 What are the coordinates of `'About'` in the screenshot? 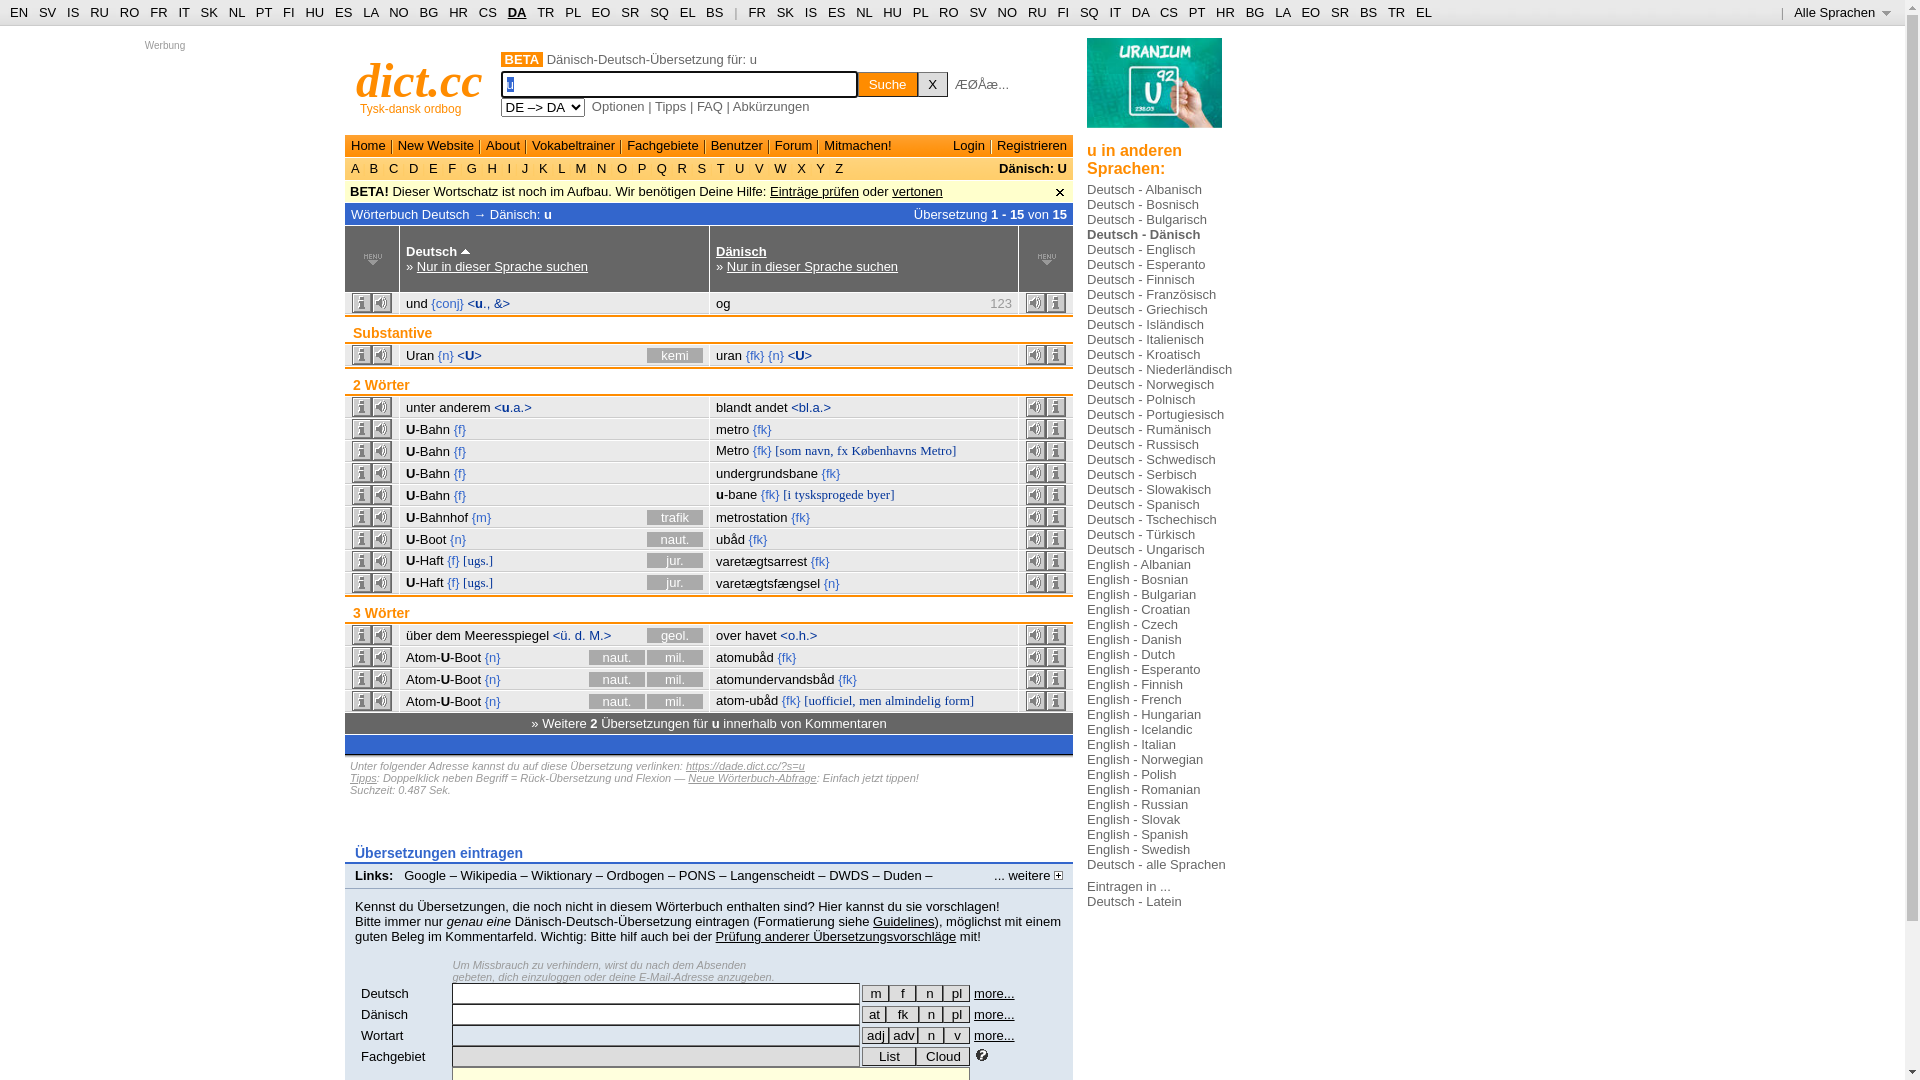 It's located at (503, 144).